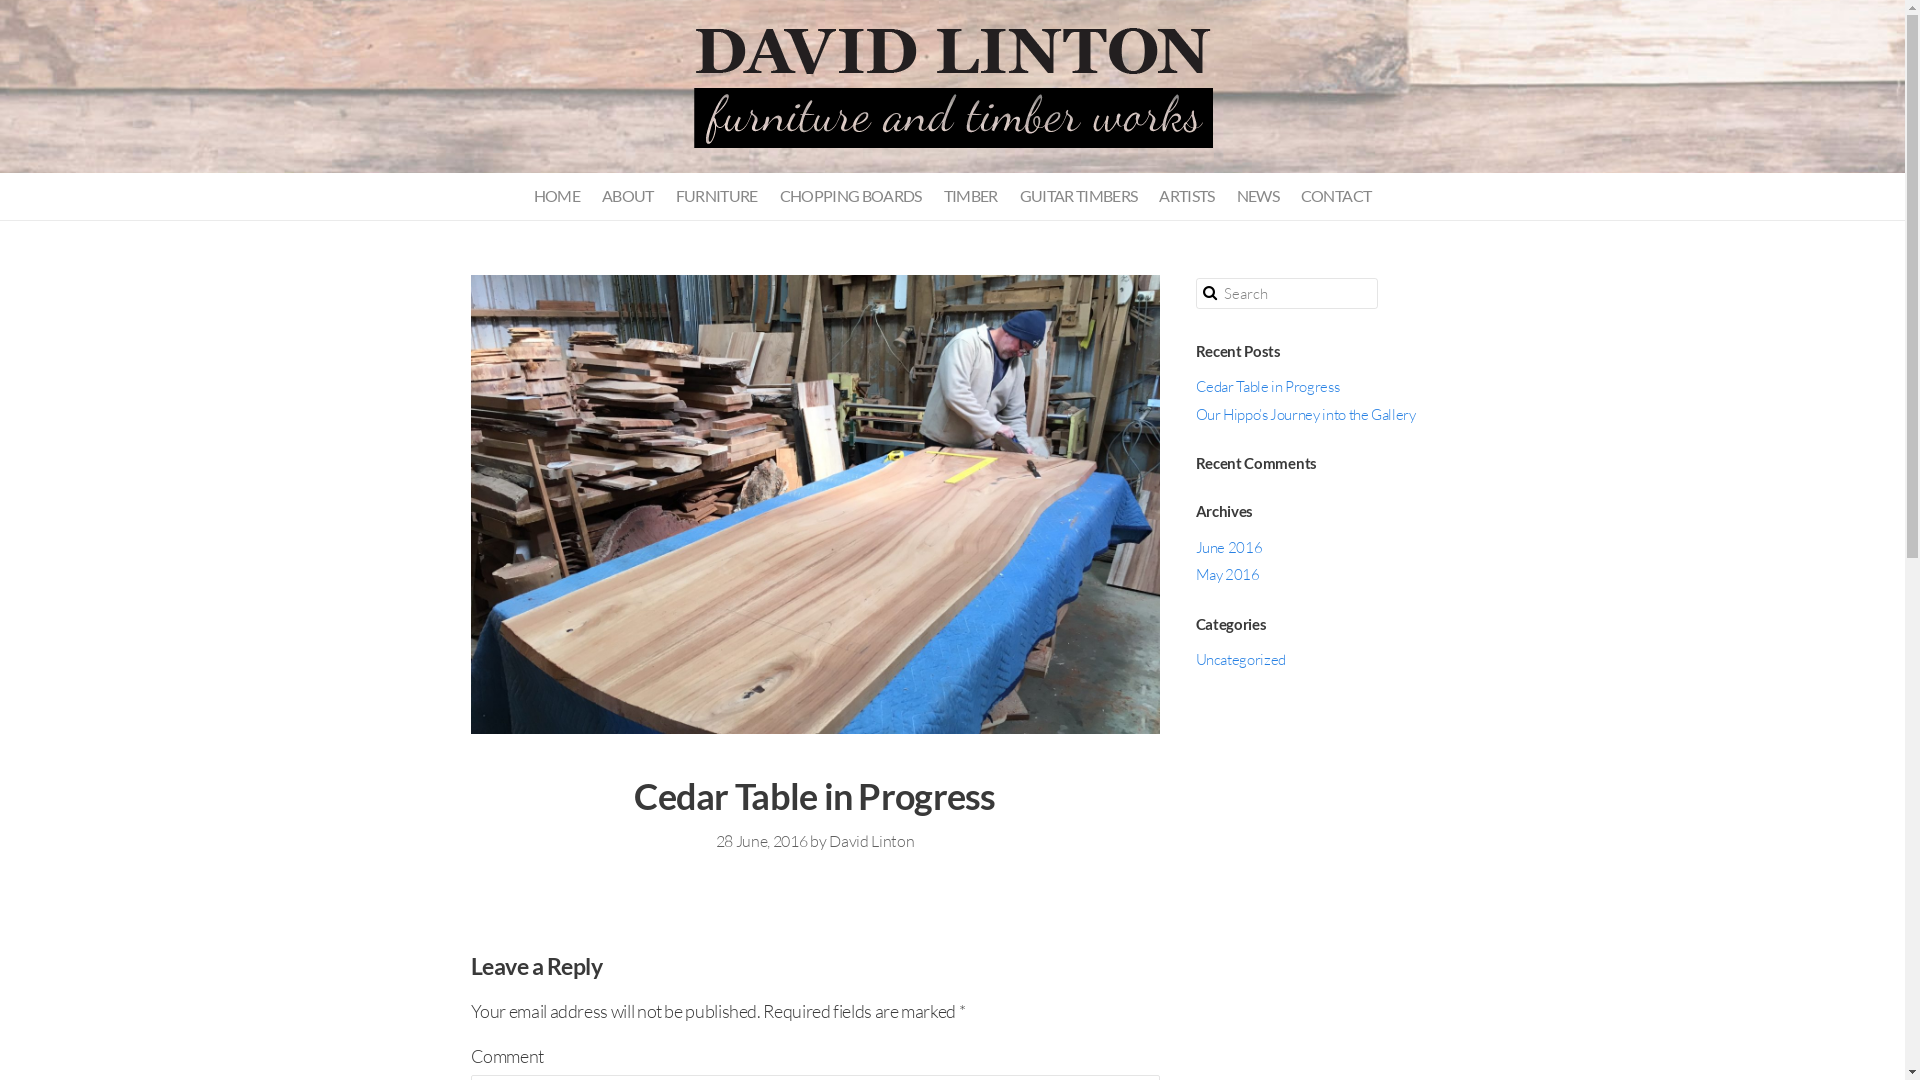 The image size is (1920, 1080). I want to click on 'May 2016', so click(1227, 574).